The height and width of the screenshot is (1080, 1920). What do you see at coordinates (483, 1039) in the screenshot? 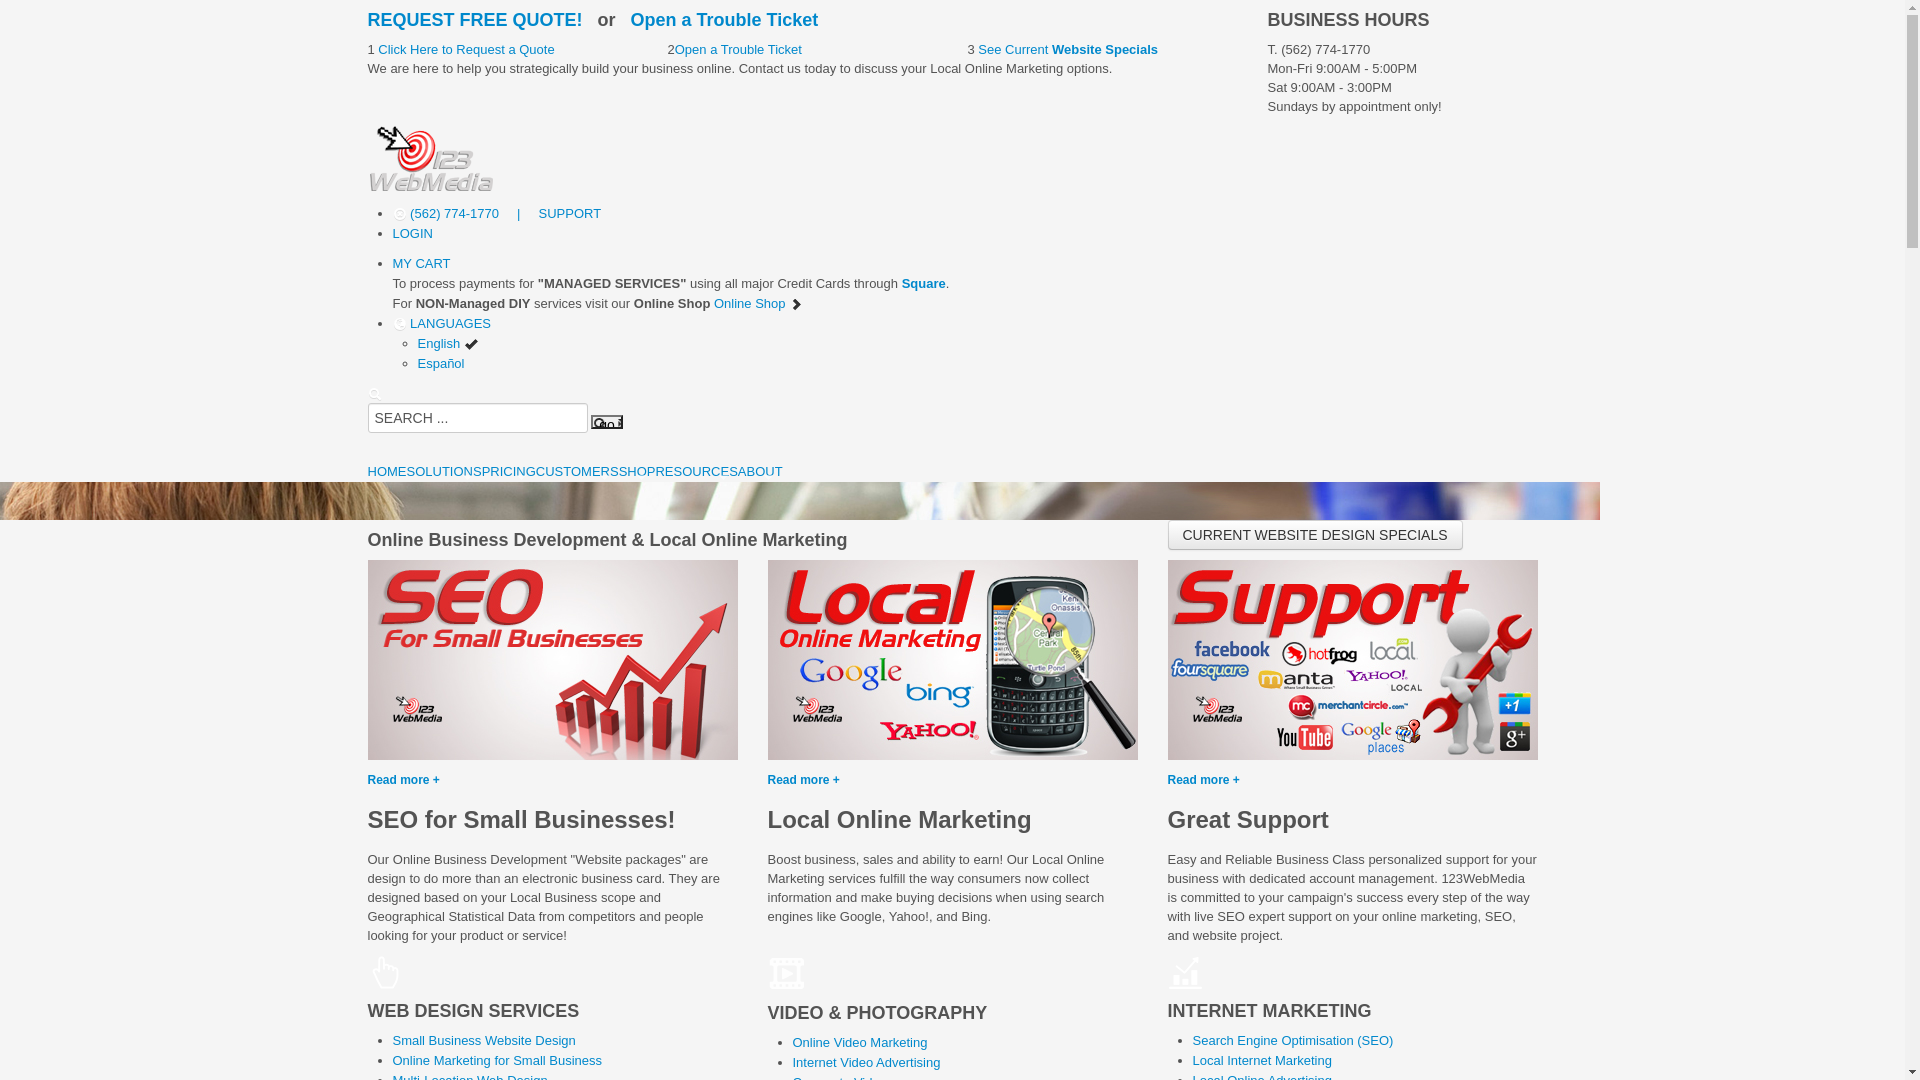
I see `'Small Business Website Design'` at bounding box center [483, 1039].